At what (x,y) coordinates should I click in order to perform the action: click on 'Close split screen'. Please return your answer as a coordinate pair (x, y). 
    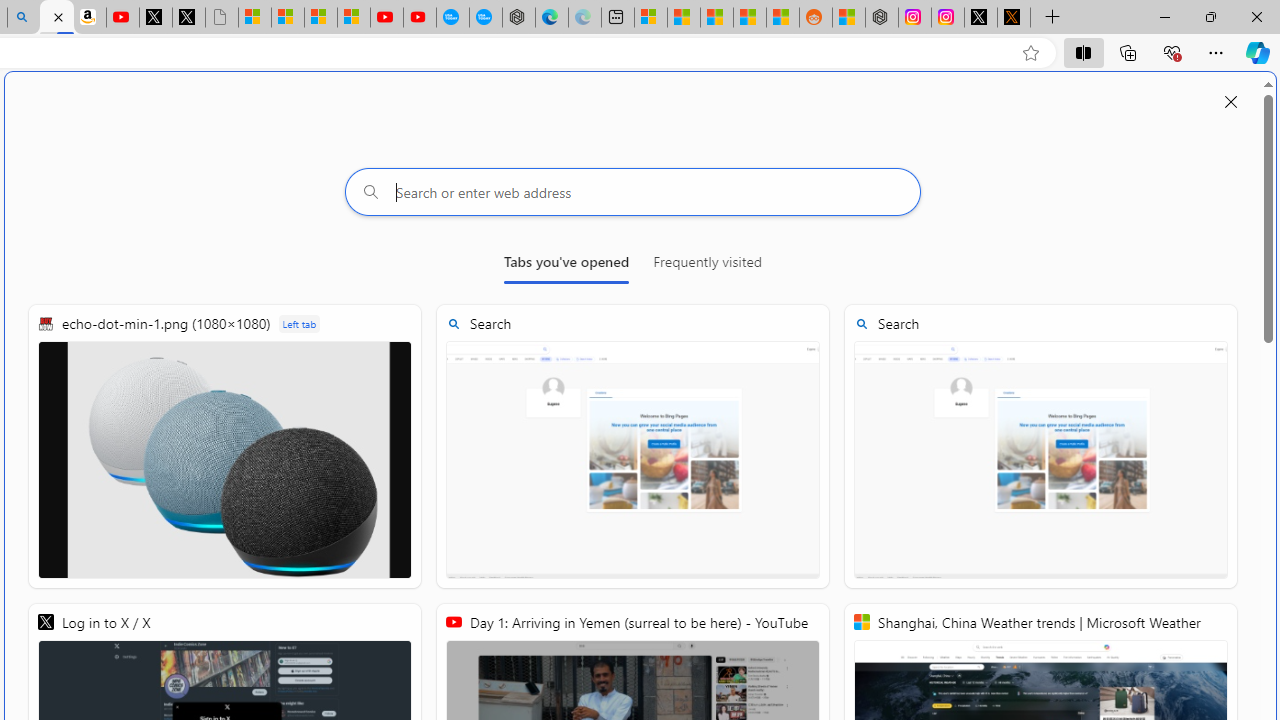
    Looking at the image, I should click on (1230, 102).